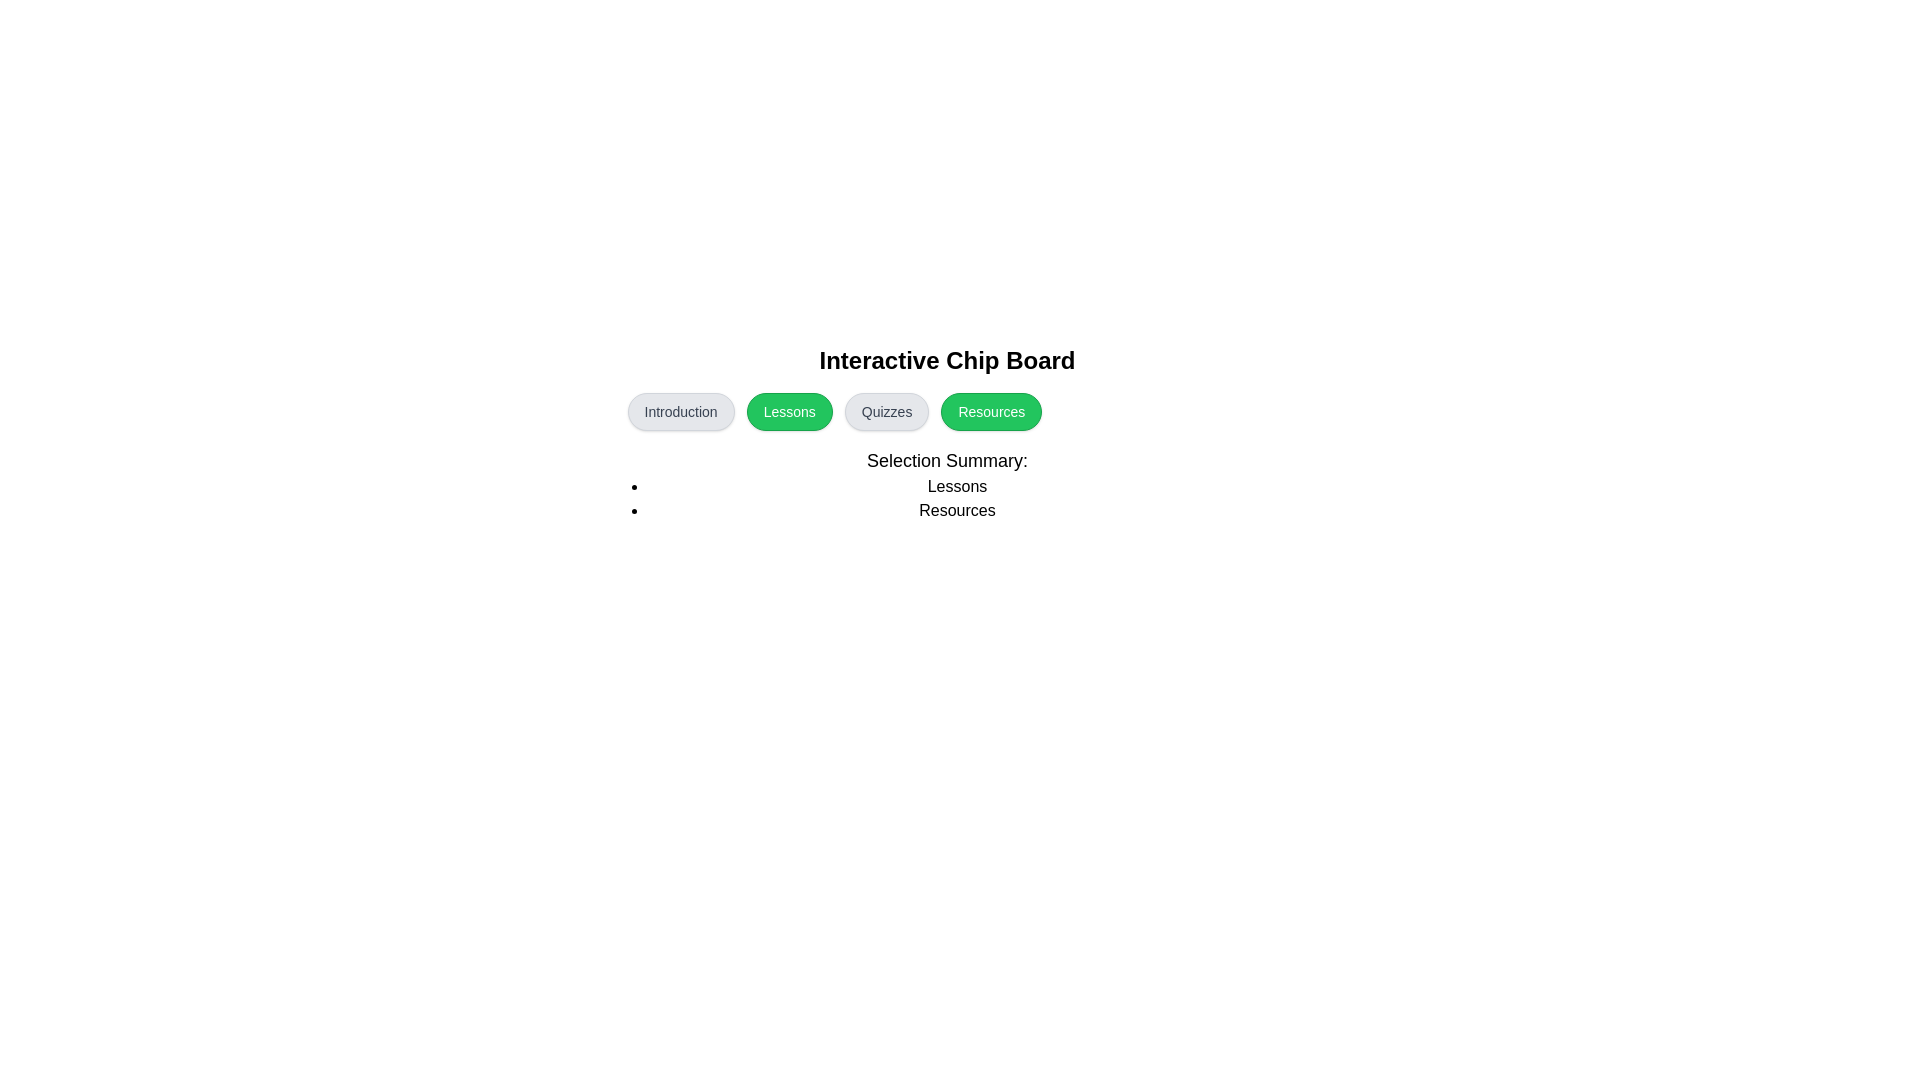  Describe the element at coordinates (681, 411) in the screenshot. I see `the pill-shaped button labeled 'Introduction' with a gray background` at that location.